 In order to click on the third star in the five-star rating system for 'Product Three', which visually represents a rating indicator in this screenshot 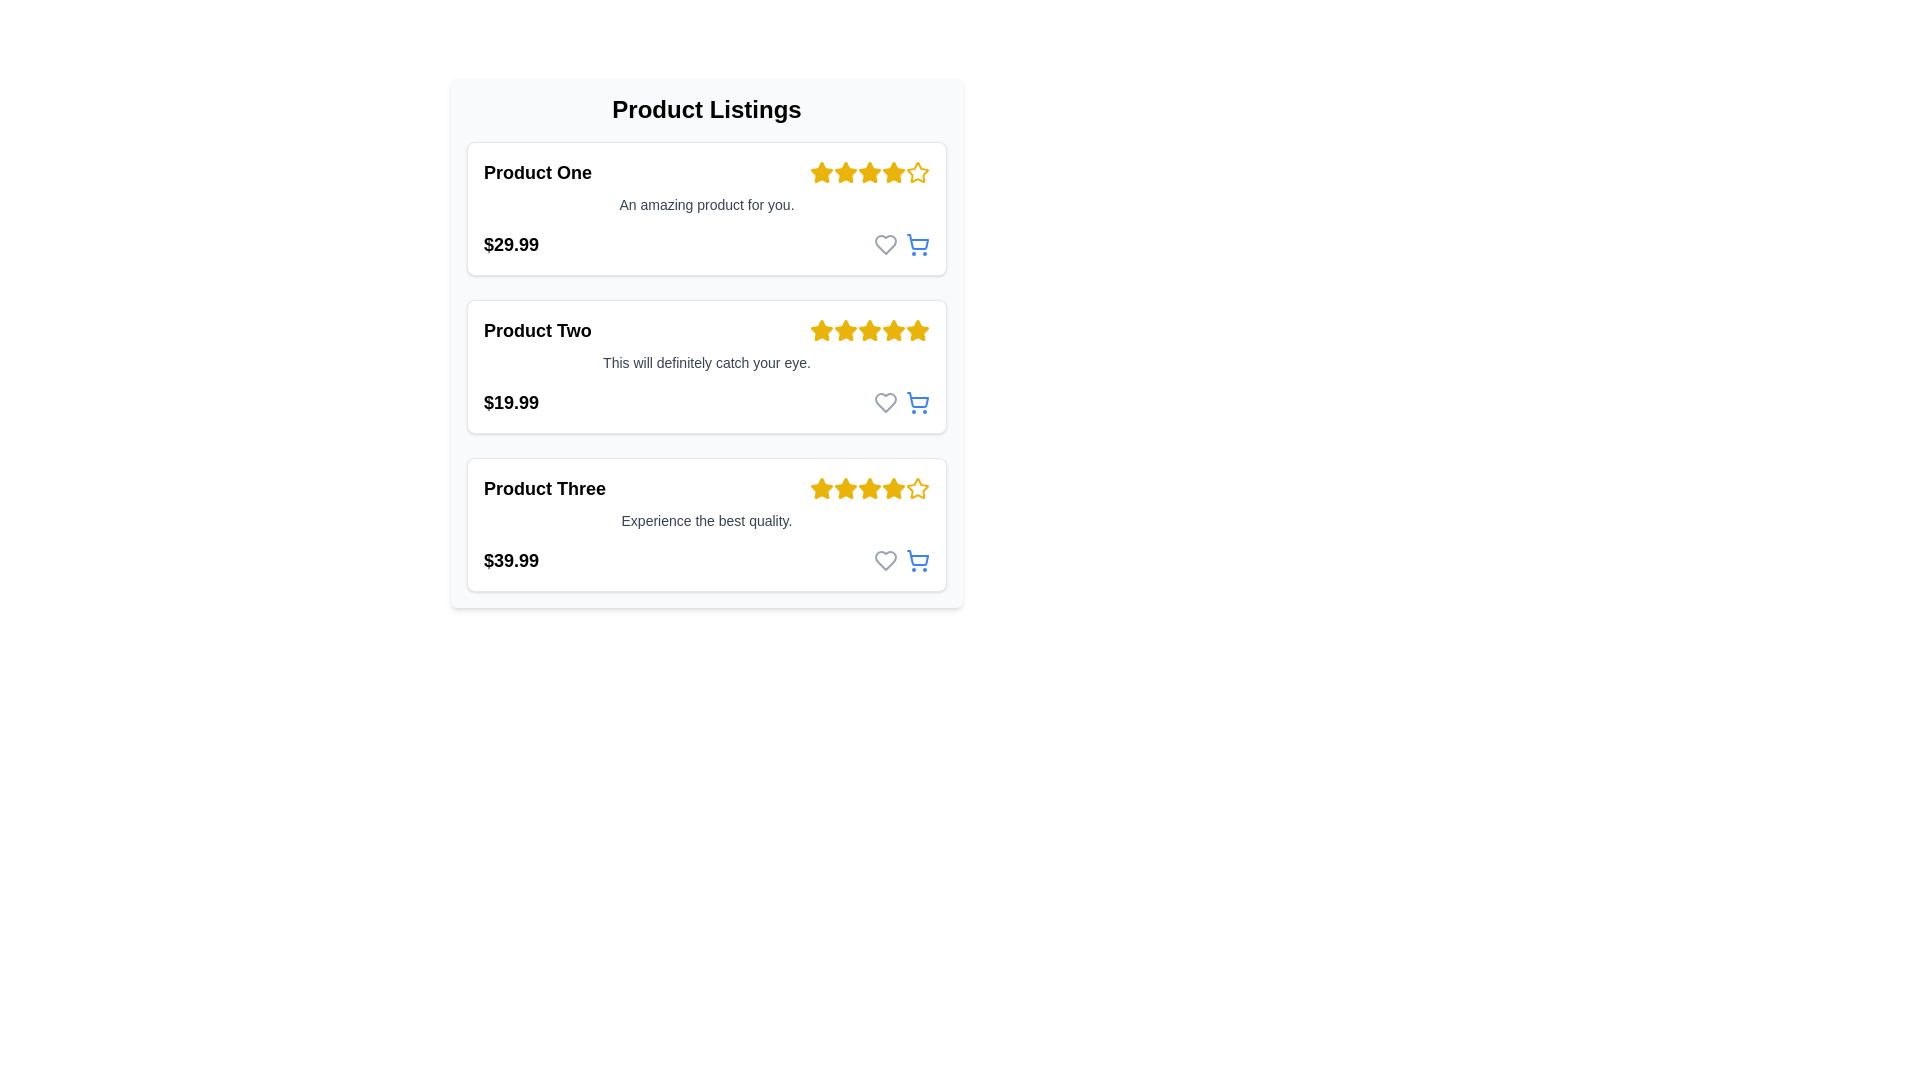, I will do `click(845, 489)`.